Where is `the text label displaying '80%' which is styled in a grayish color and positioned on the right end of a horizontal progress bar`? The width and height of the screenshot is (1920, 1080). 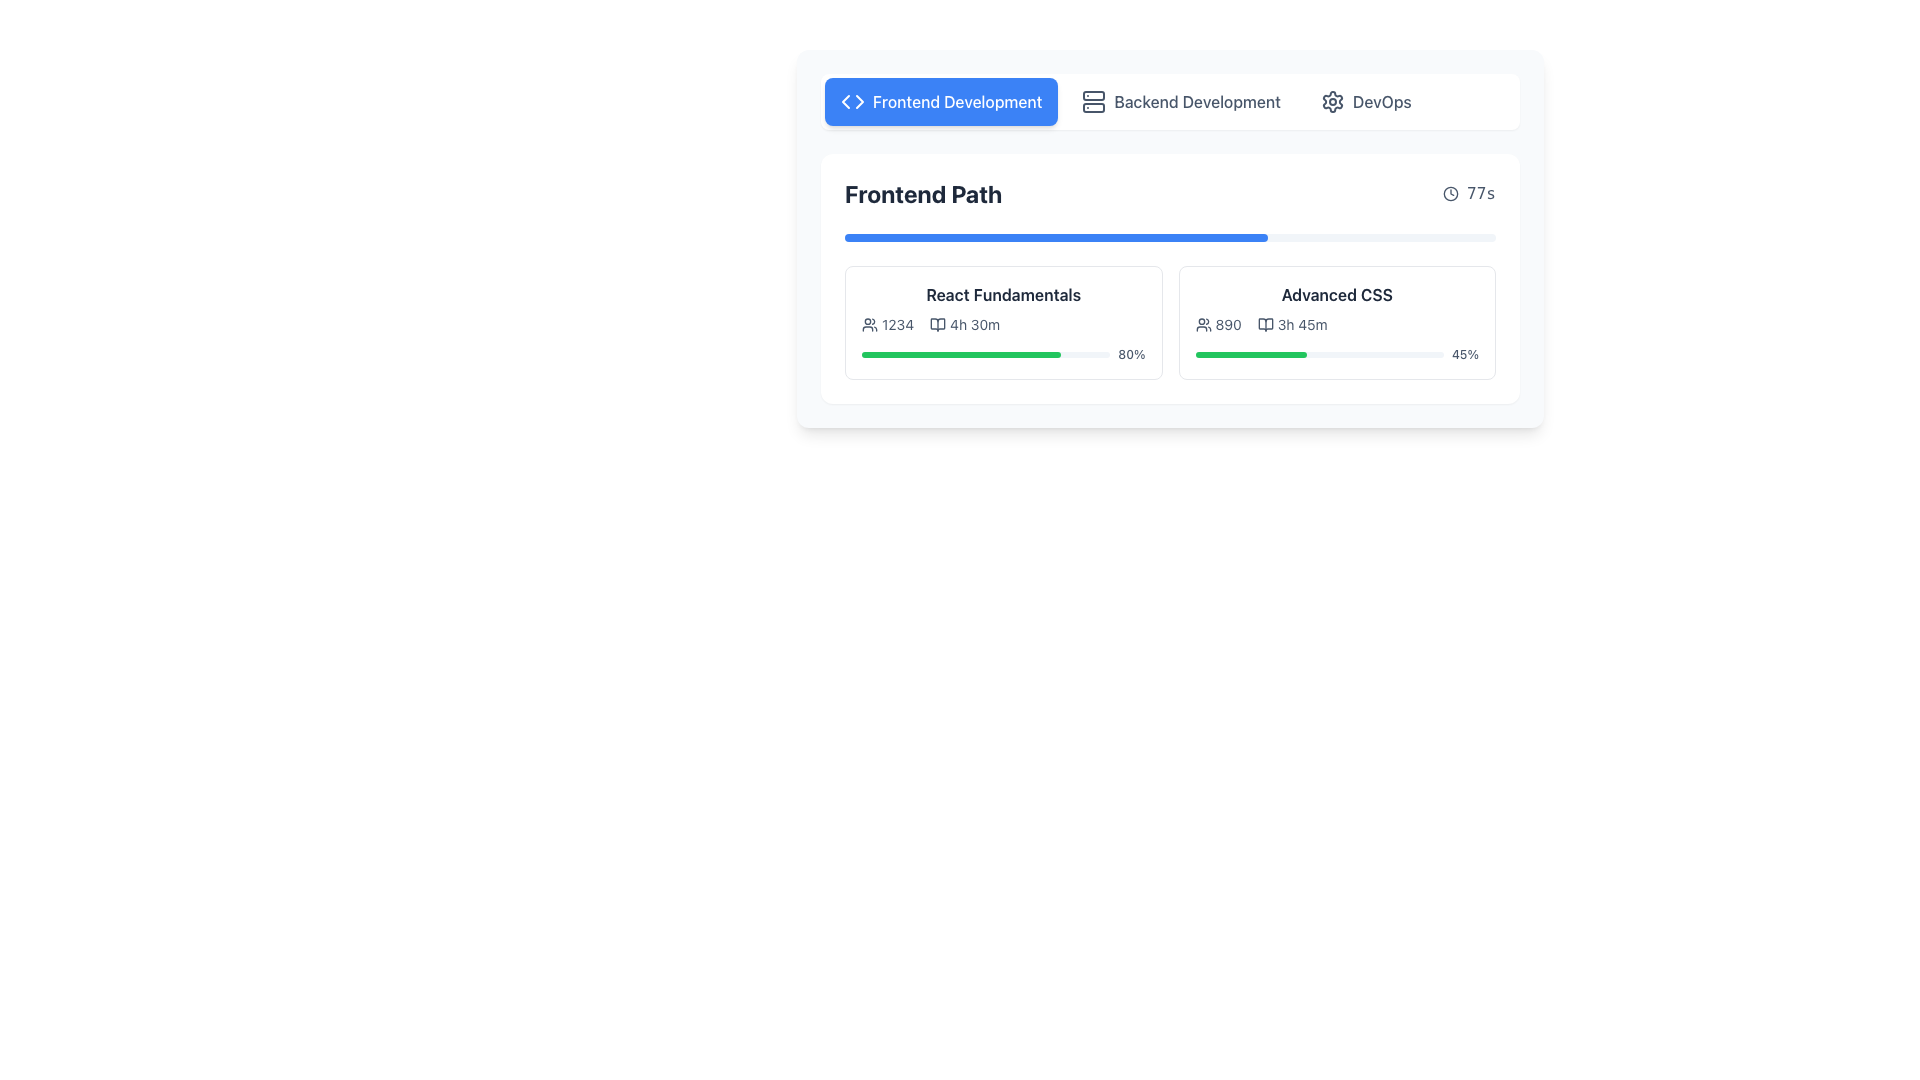
the text label displaying '80%' which is styled in a grayish color and positioned on the right end of a horizontal progress bar is located at coordinates (1131, 353).